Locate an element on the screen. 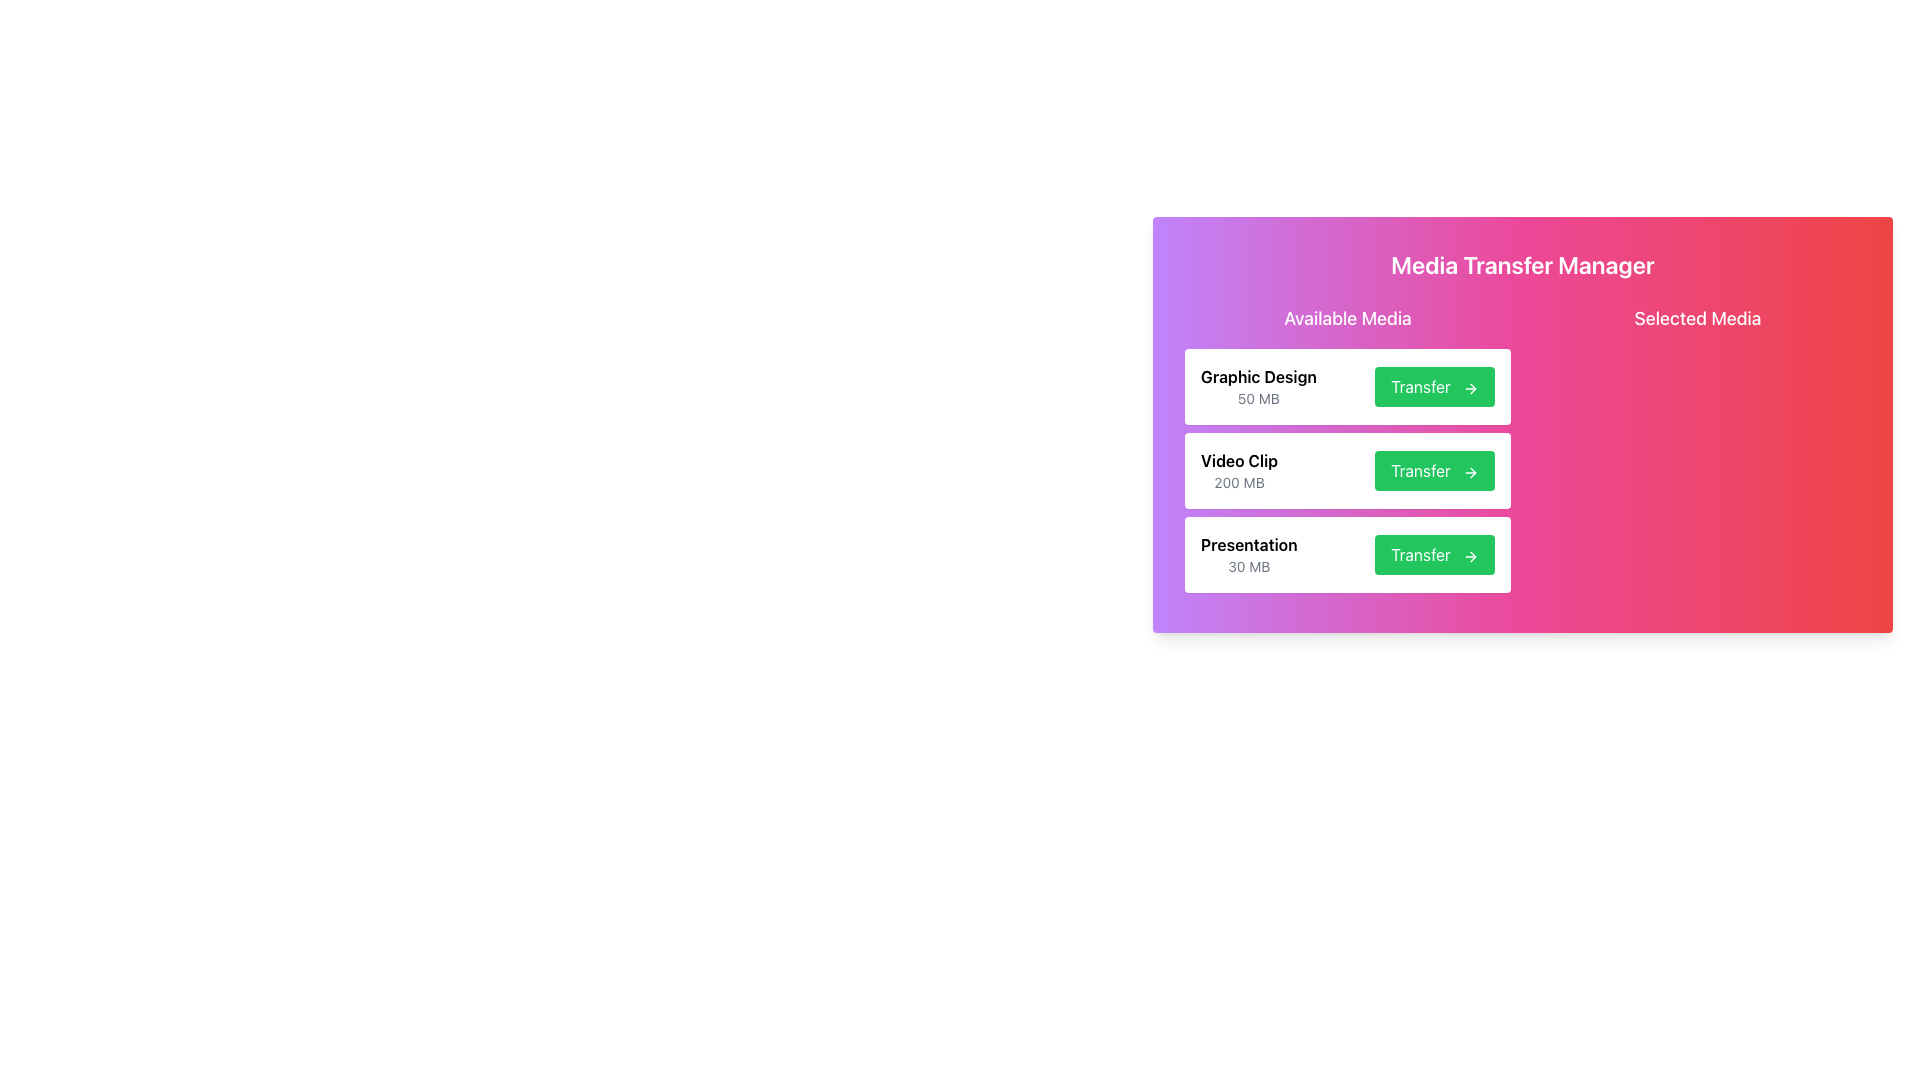 The image size is (1920, 1080). the label displaying '50 MB', which is styled in light gray and located below the 'Graphic Design' text in the card interface is located at coordinates (1257, 398).